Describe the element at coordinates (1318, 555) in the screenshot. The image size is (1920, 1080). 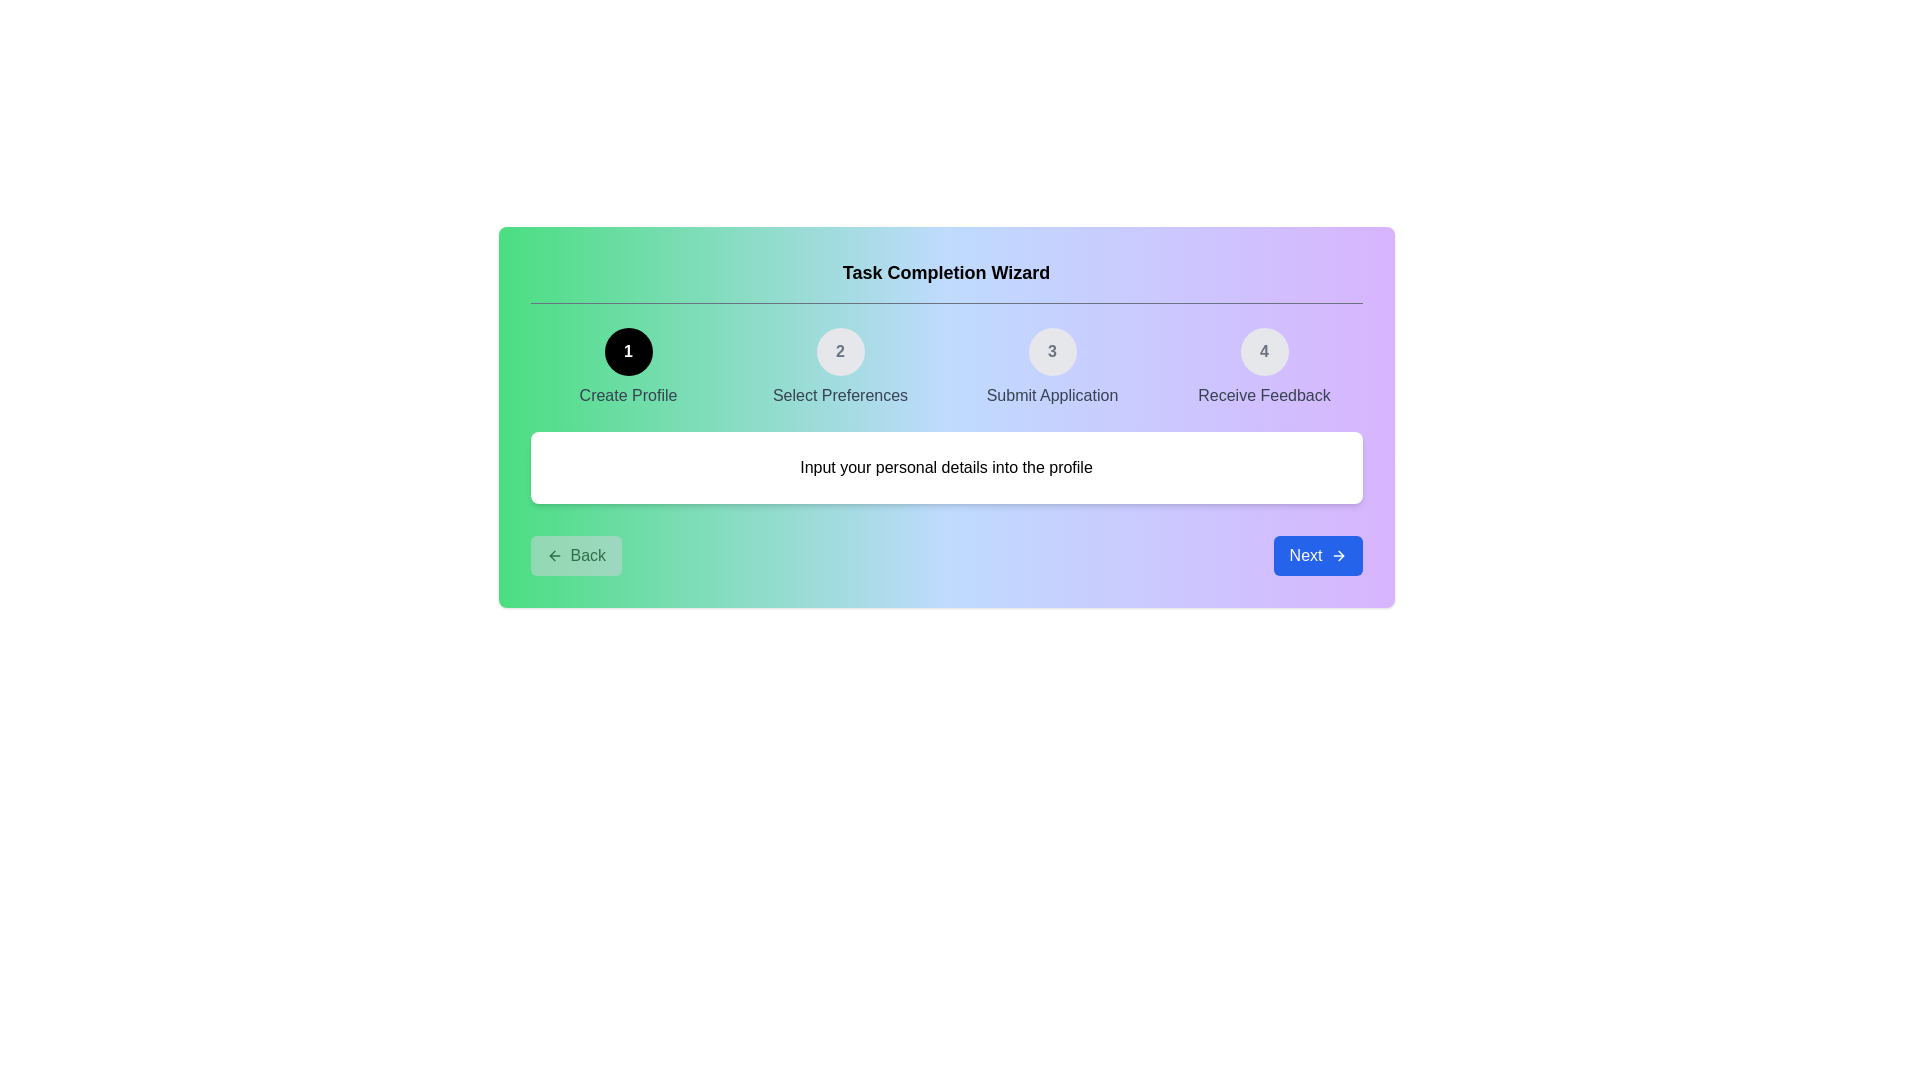
I see `the 'Next' button to proceed to the next stage` at that location.